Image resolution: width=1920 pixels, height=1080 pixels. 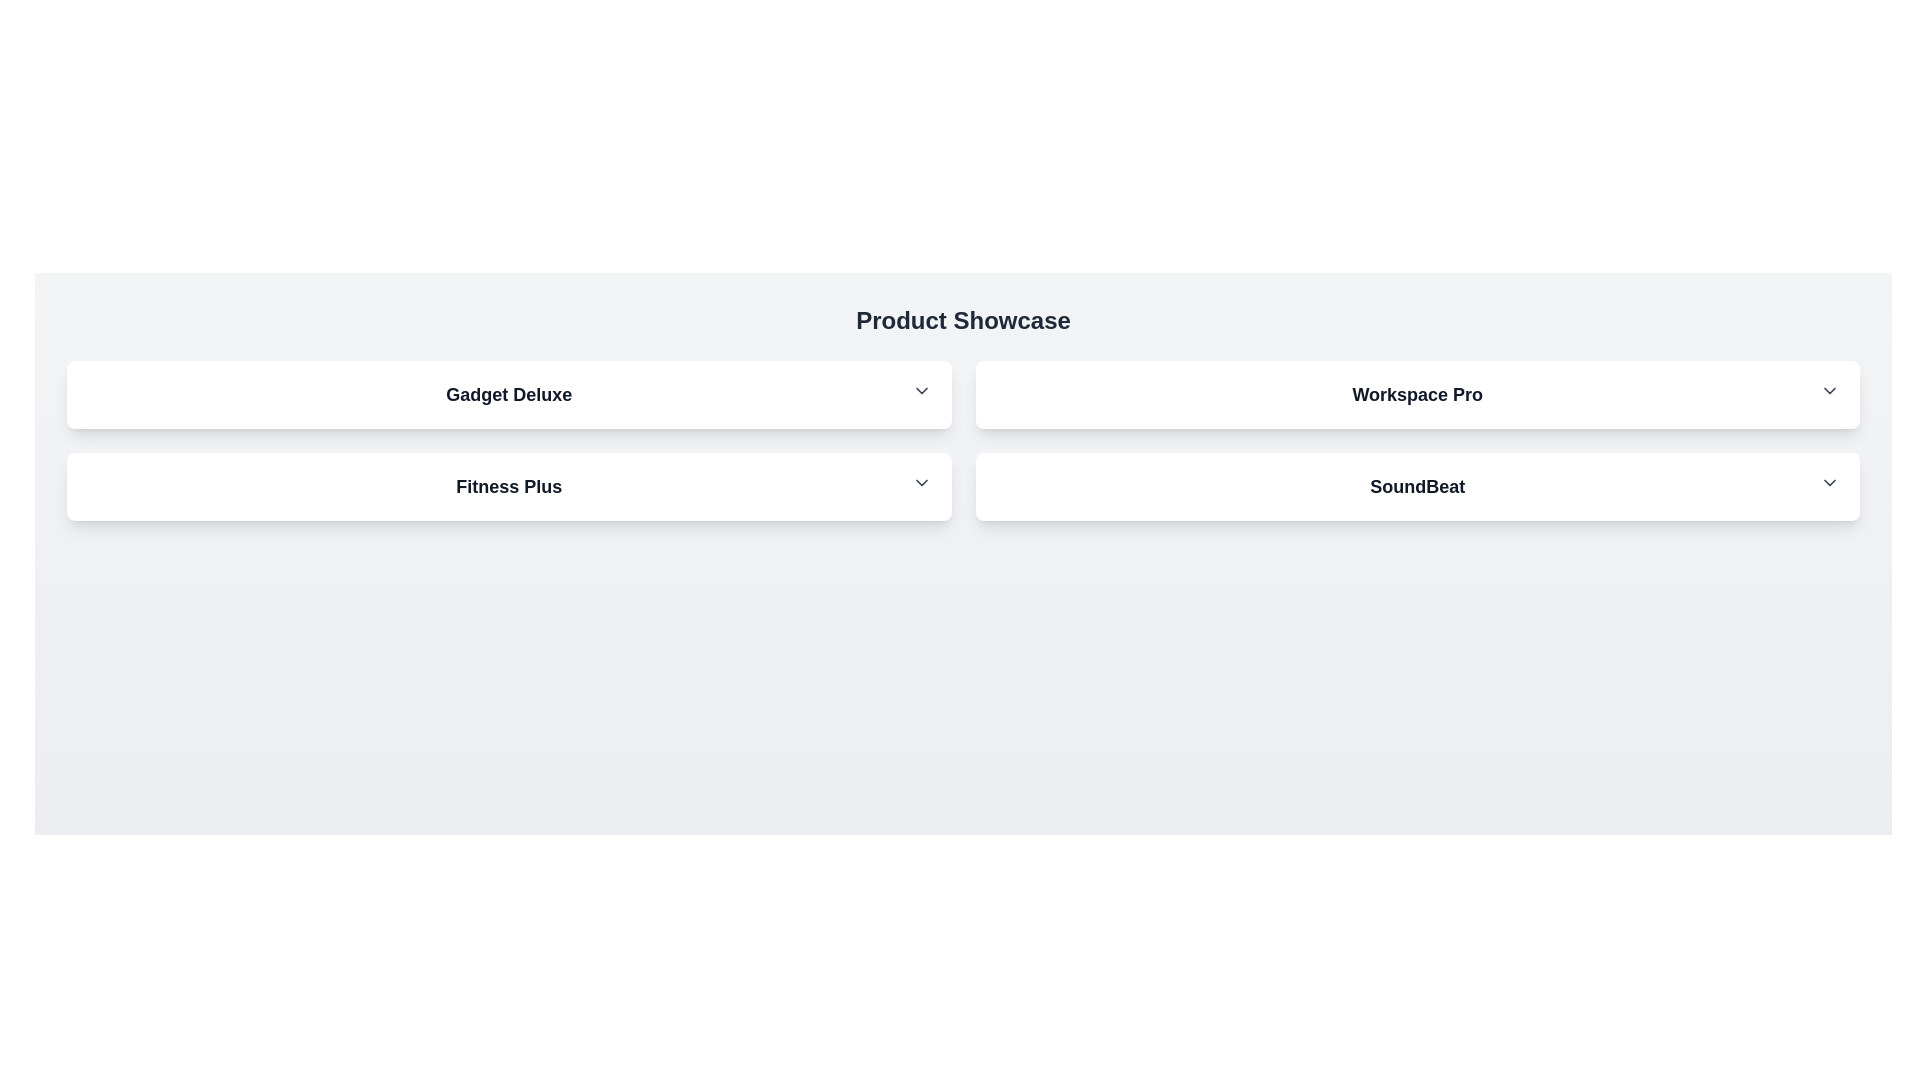 I want to click on the 'Fitness Plus' text label, which is styled with a bold font and black color, positioned centrally in its card layout, so click(x=509, y=486).